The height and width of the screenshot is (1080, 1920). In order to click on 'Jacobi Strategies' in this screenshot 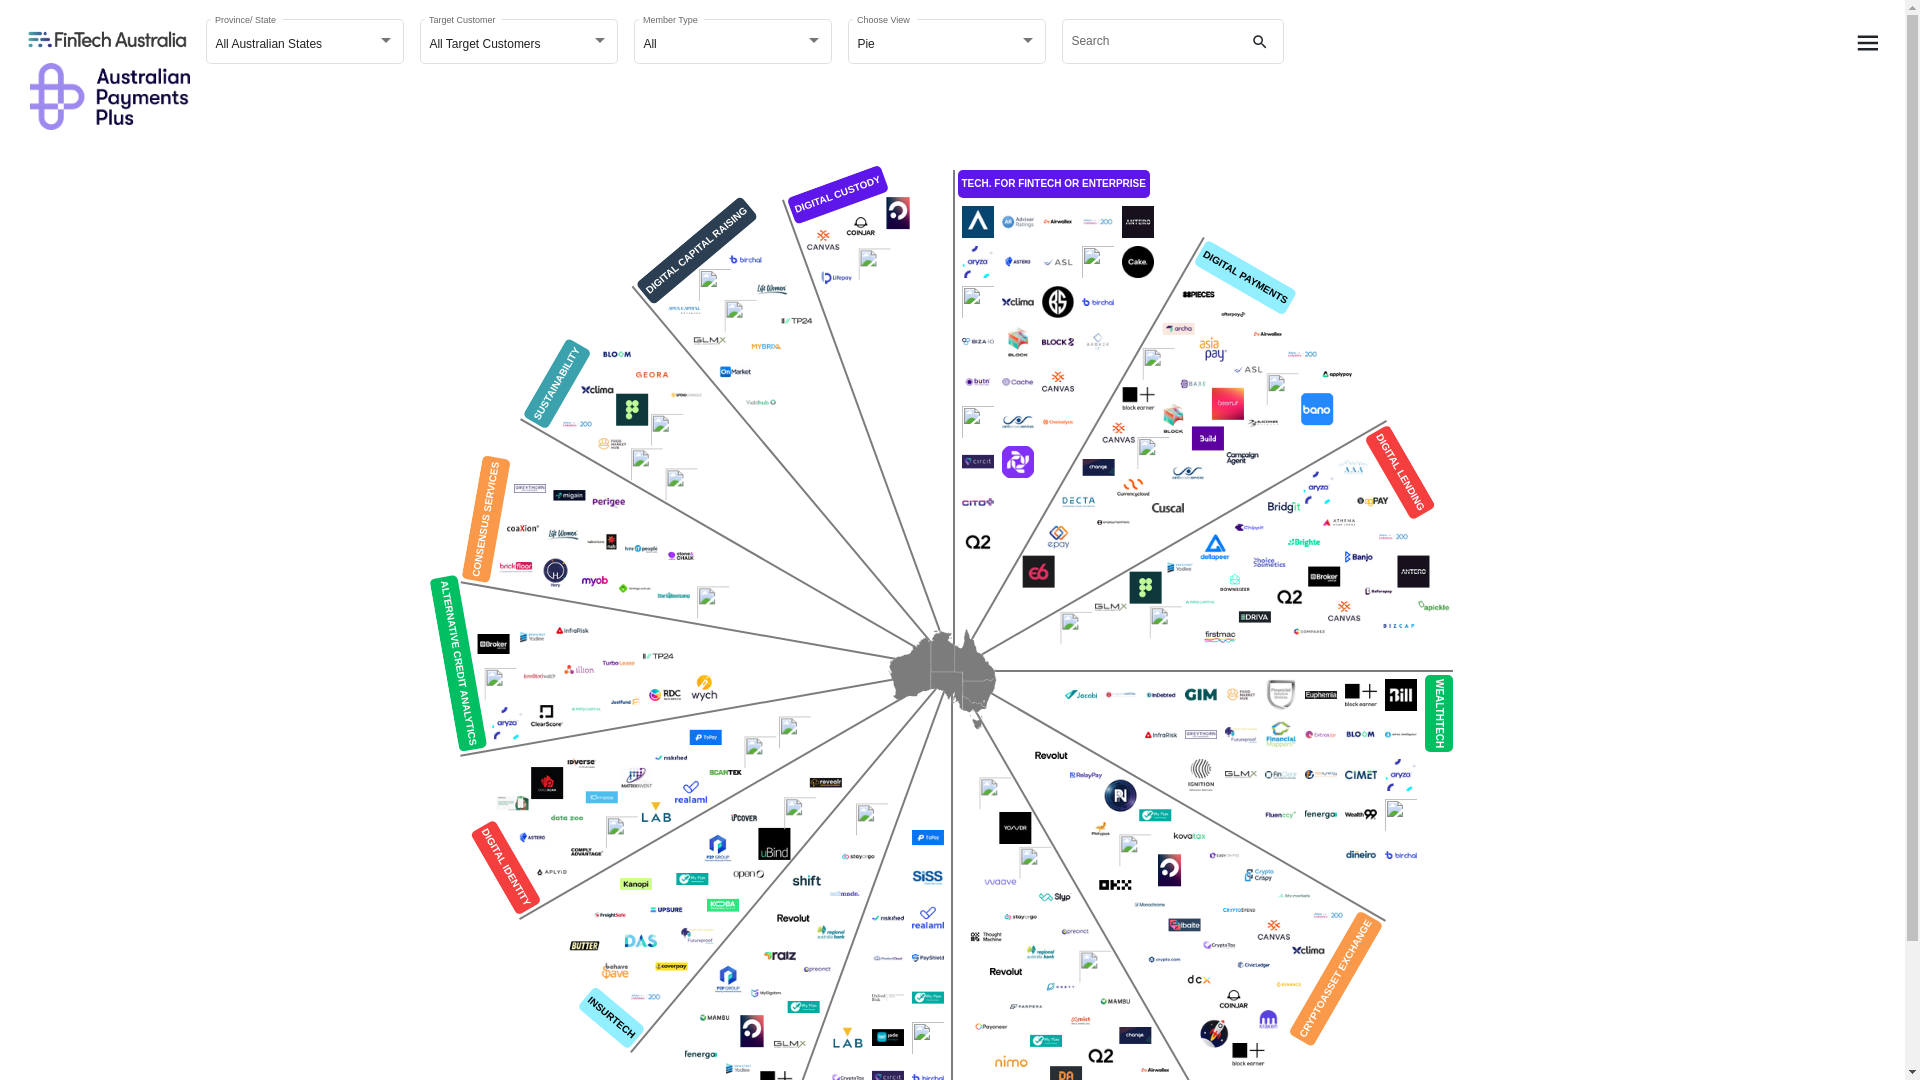, I will do `click(1079, 693)`.